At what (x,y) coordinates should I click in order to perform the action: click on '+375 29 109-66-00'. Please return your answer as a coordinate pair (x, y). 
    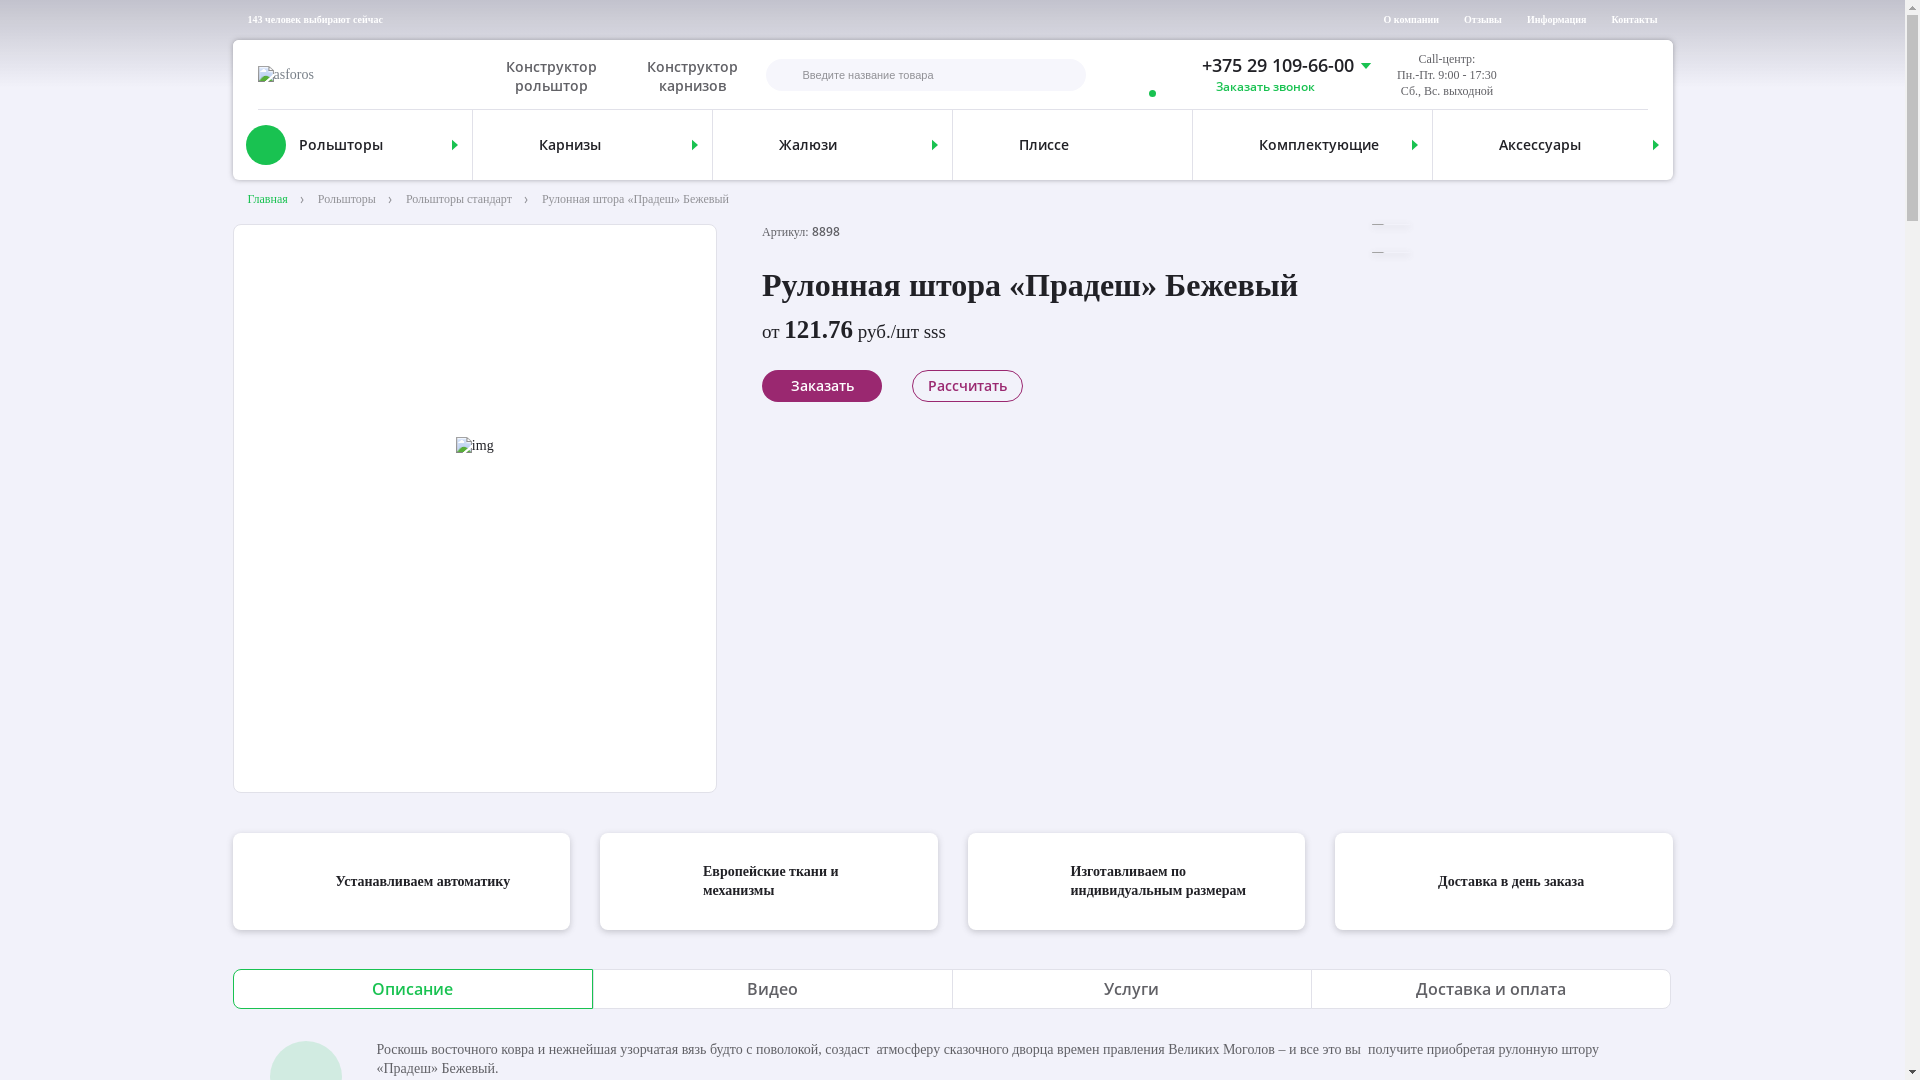
    Looking at the image, I should click on (1263, 64).